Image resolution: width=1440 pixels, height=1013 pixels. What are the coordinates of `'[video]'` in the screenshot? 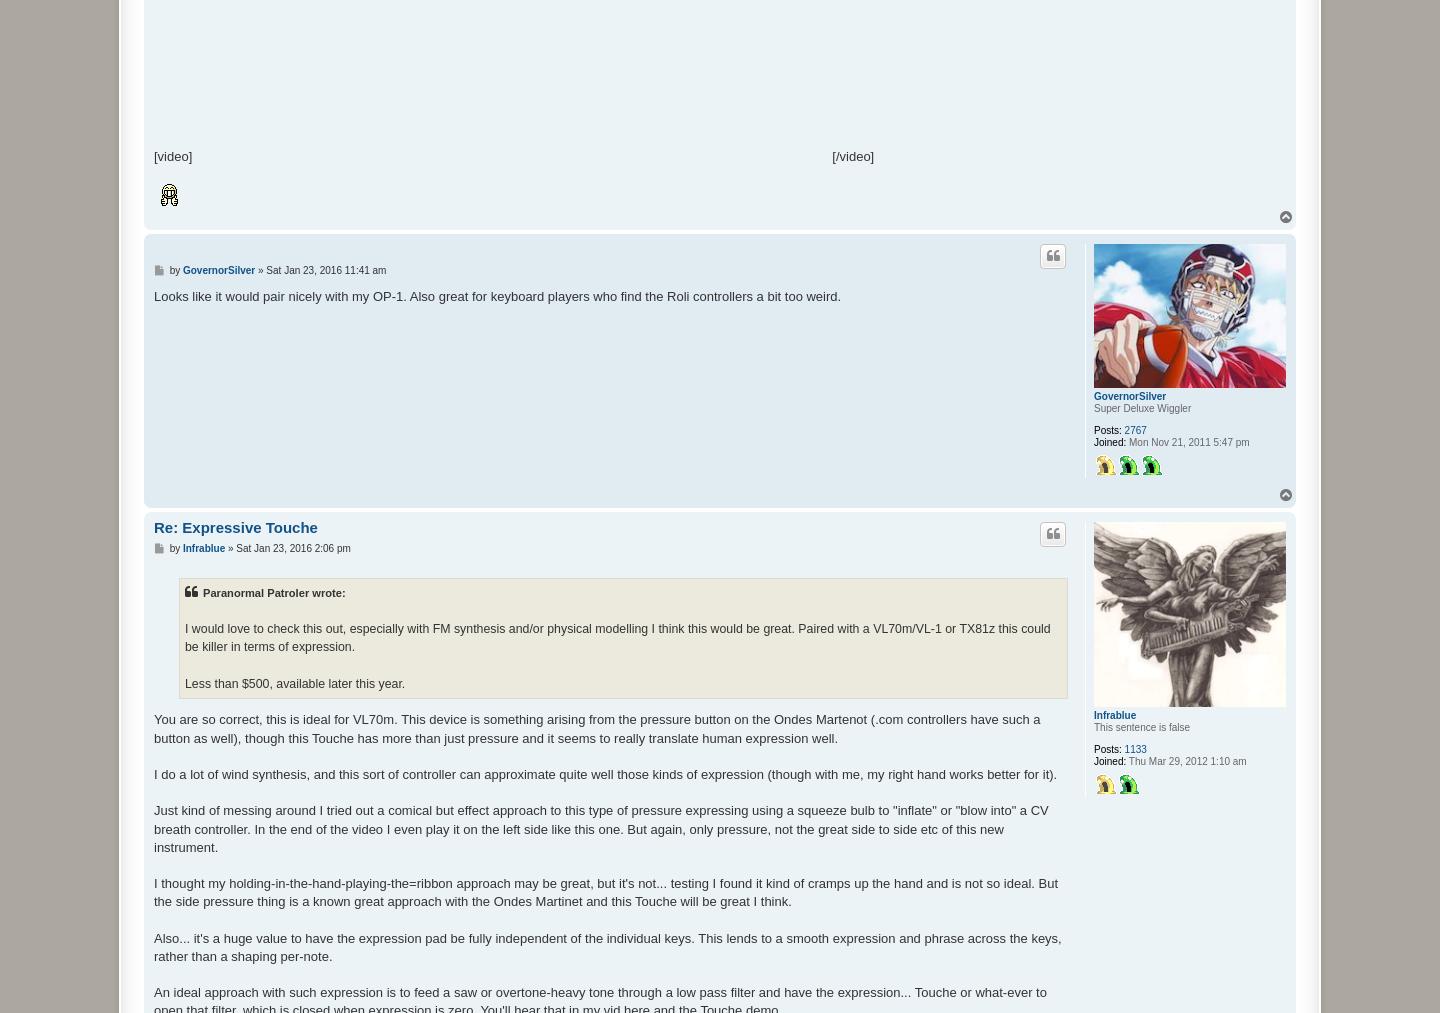 It's located at (152, 155).